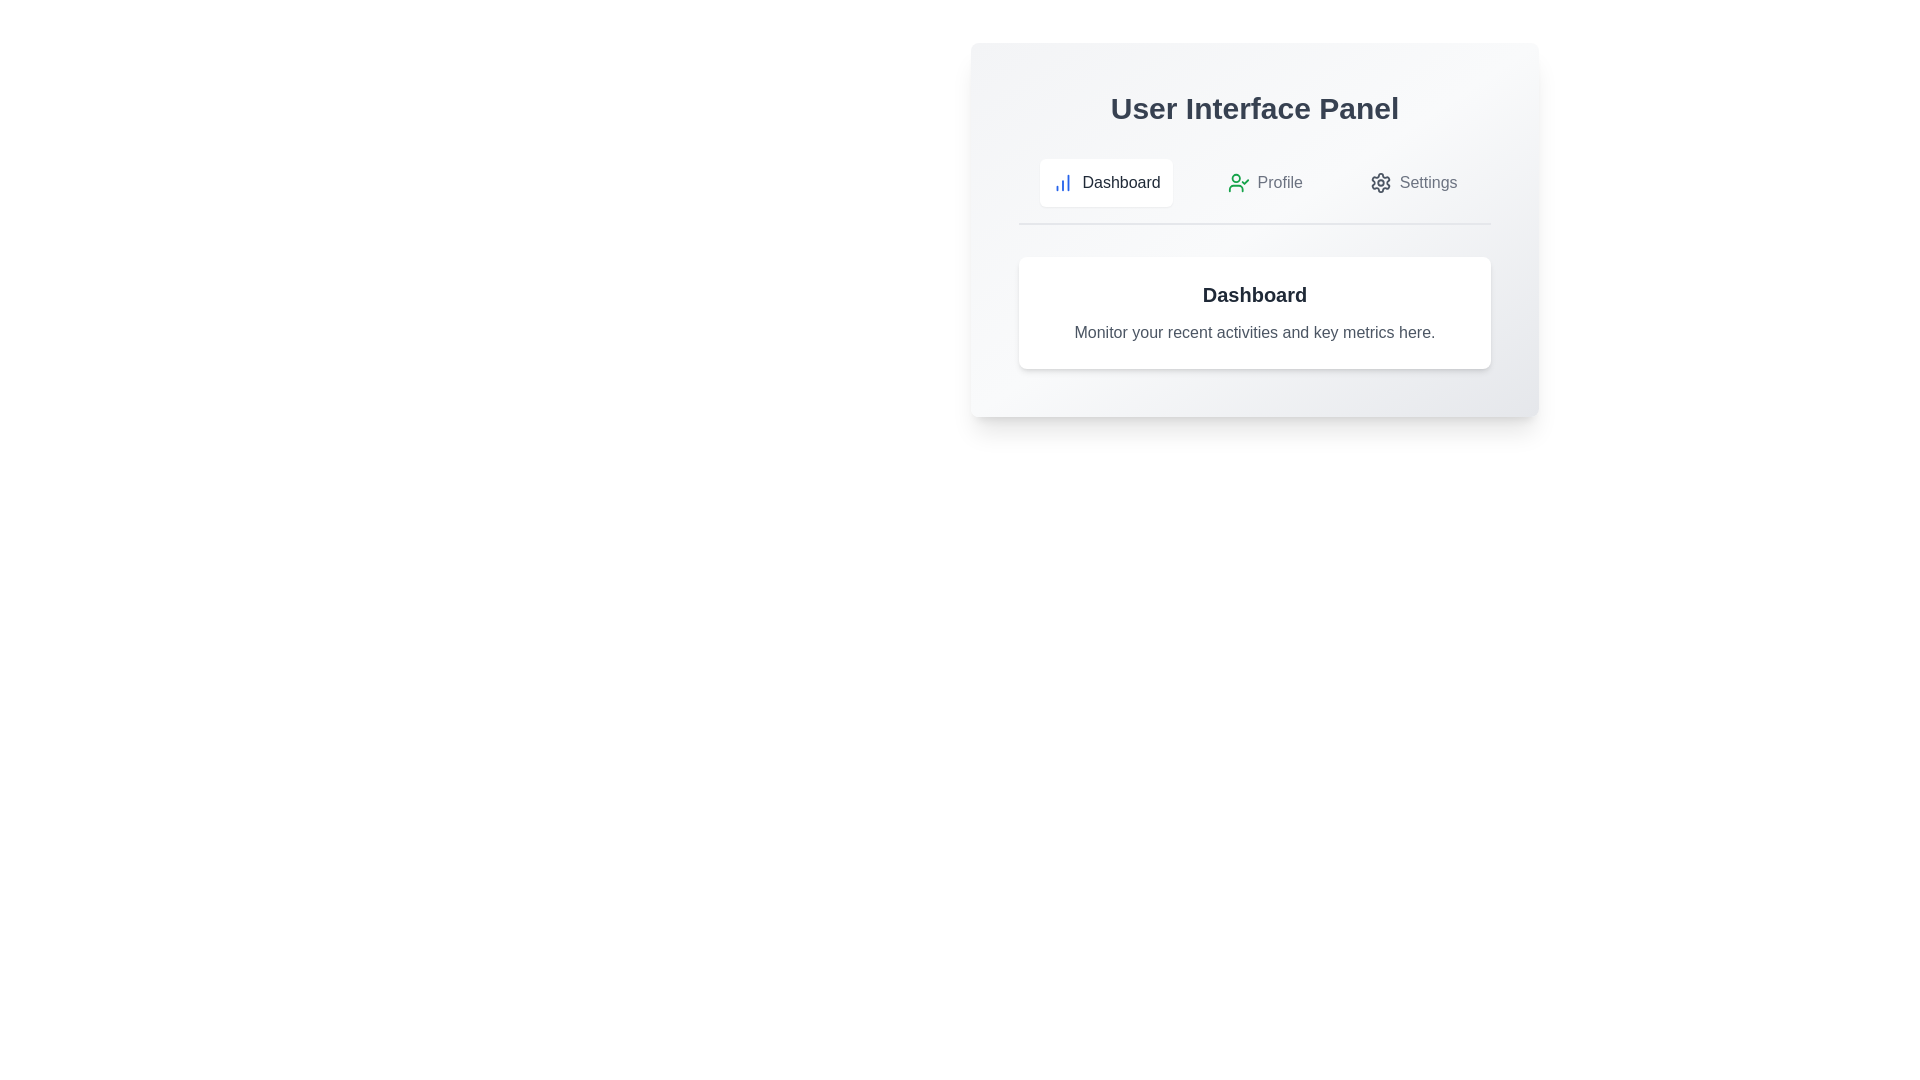 This screenshot has height=1080, width=1920. I want to click on the Profile tab by clicking on its button, so click(1264, 182).